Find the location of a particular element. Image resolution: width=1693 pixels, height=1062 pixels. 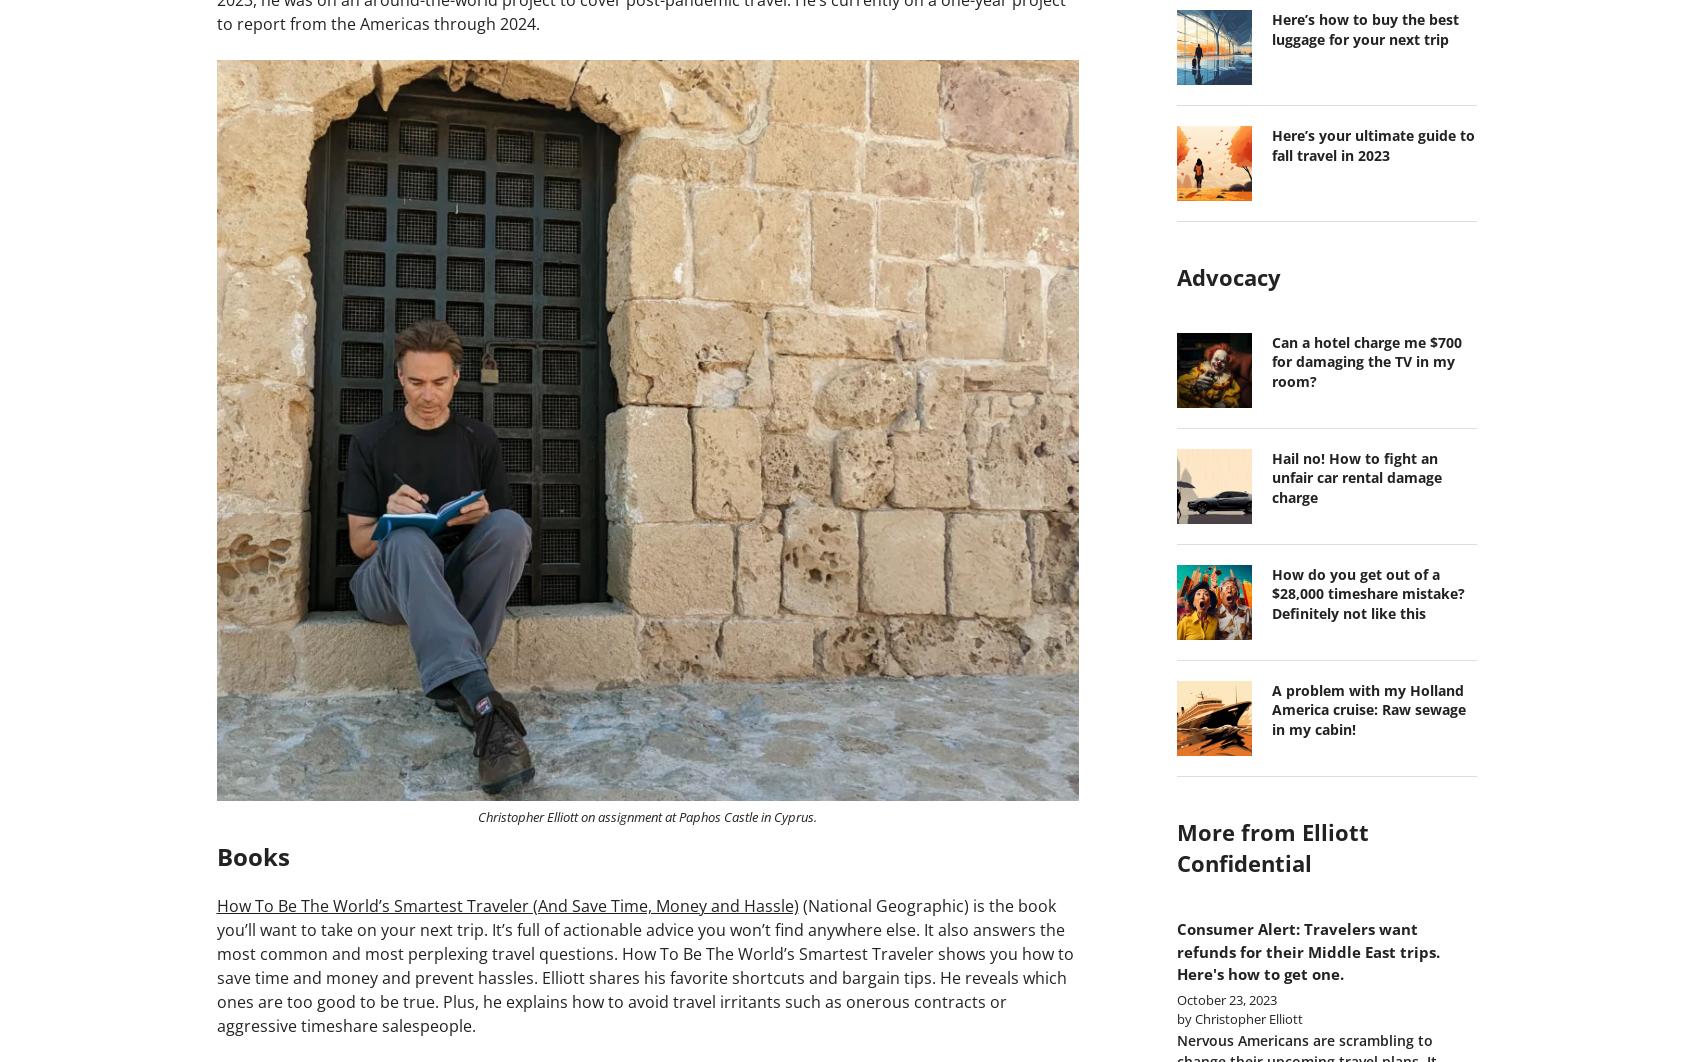

'Can a hotel charge me $700 for damaging the TV in my room?' is located at coordinates (1365, 360).